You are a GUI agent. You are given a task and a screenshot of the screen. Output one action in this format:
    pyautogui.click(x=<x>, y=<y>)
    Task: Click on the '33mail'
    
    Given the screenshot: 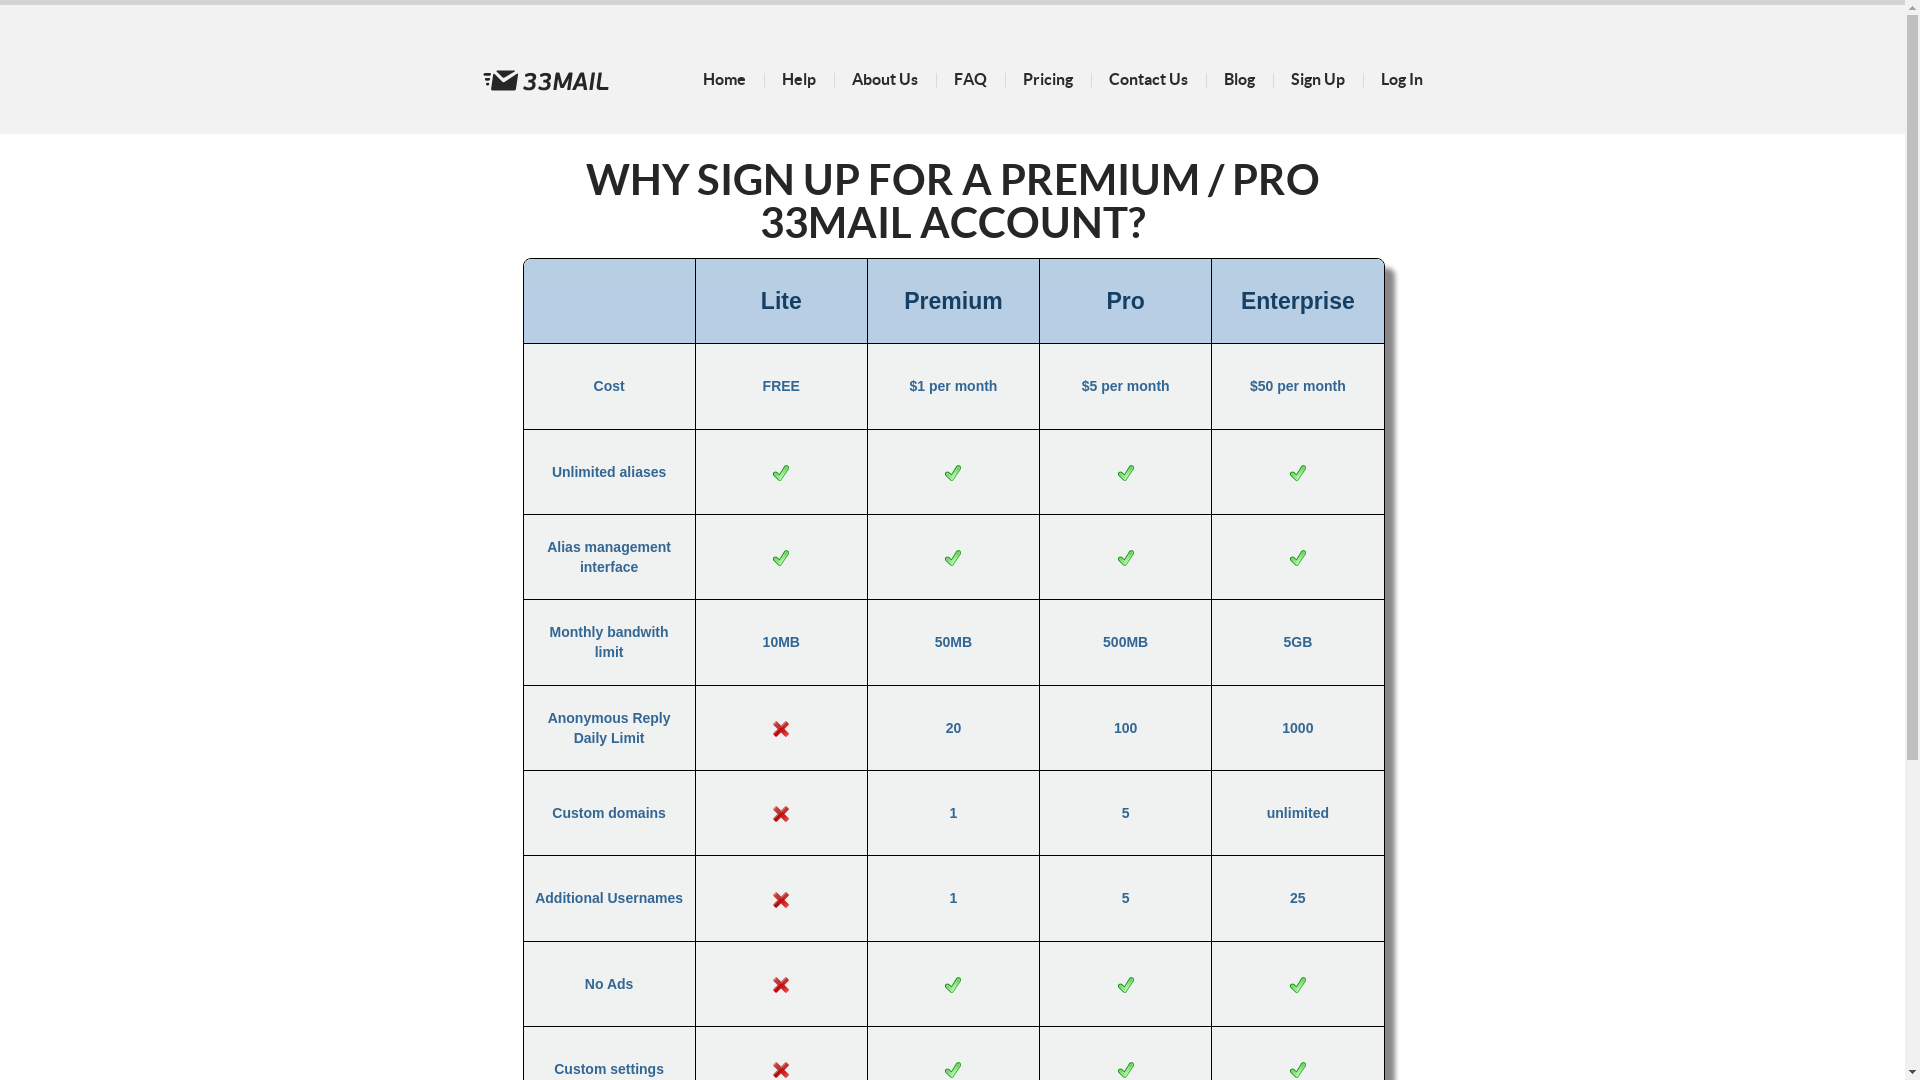 What is the action you would take?
    pyautogui.click(x=545, y=79)
    